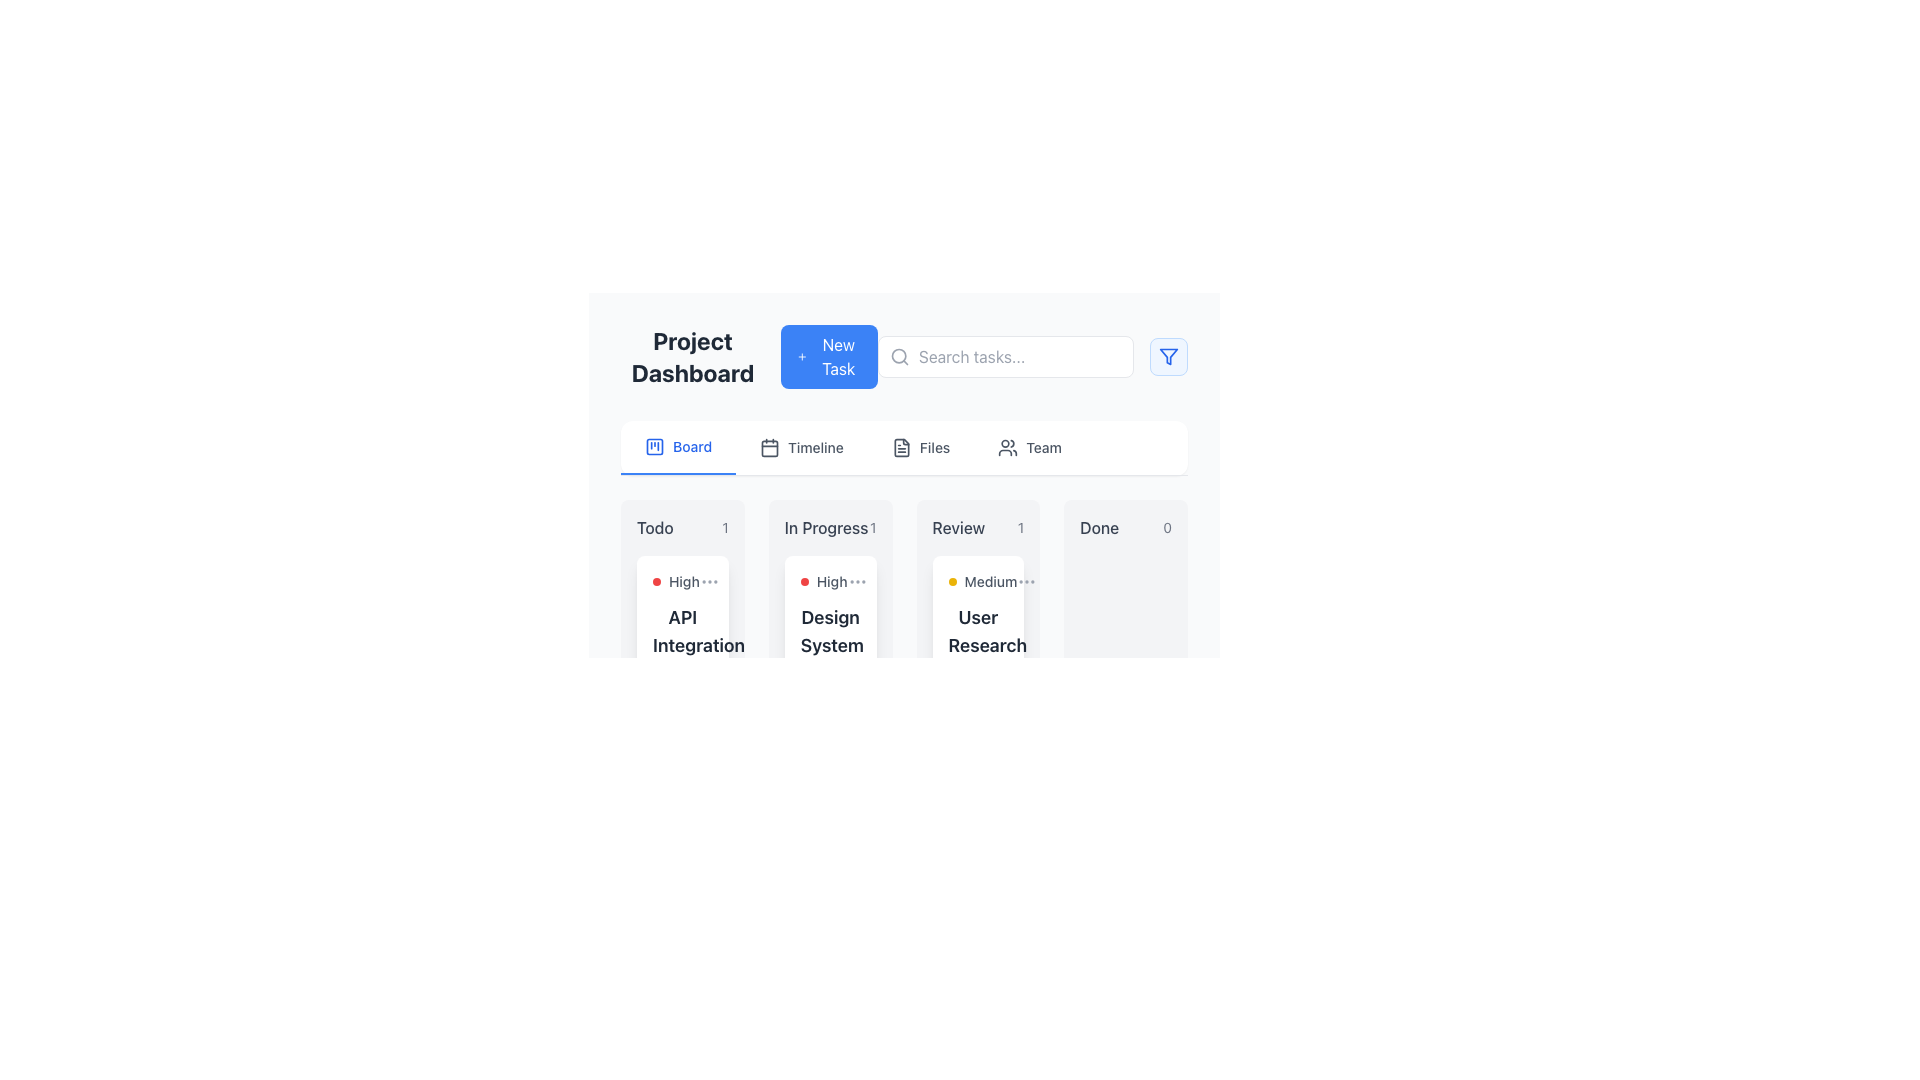 The width and height of the screenshot is (1920, 1080). I want to click on the blue button containing the 'New Task' text label, which is located in the top central area of the interface, next to a '+' symbol, so click(838, 356).